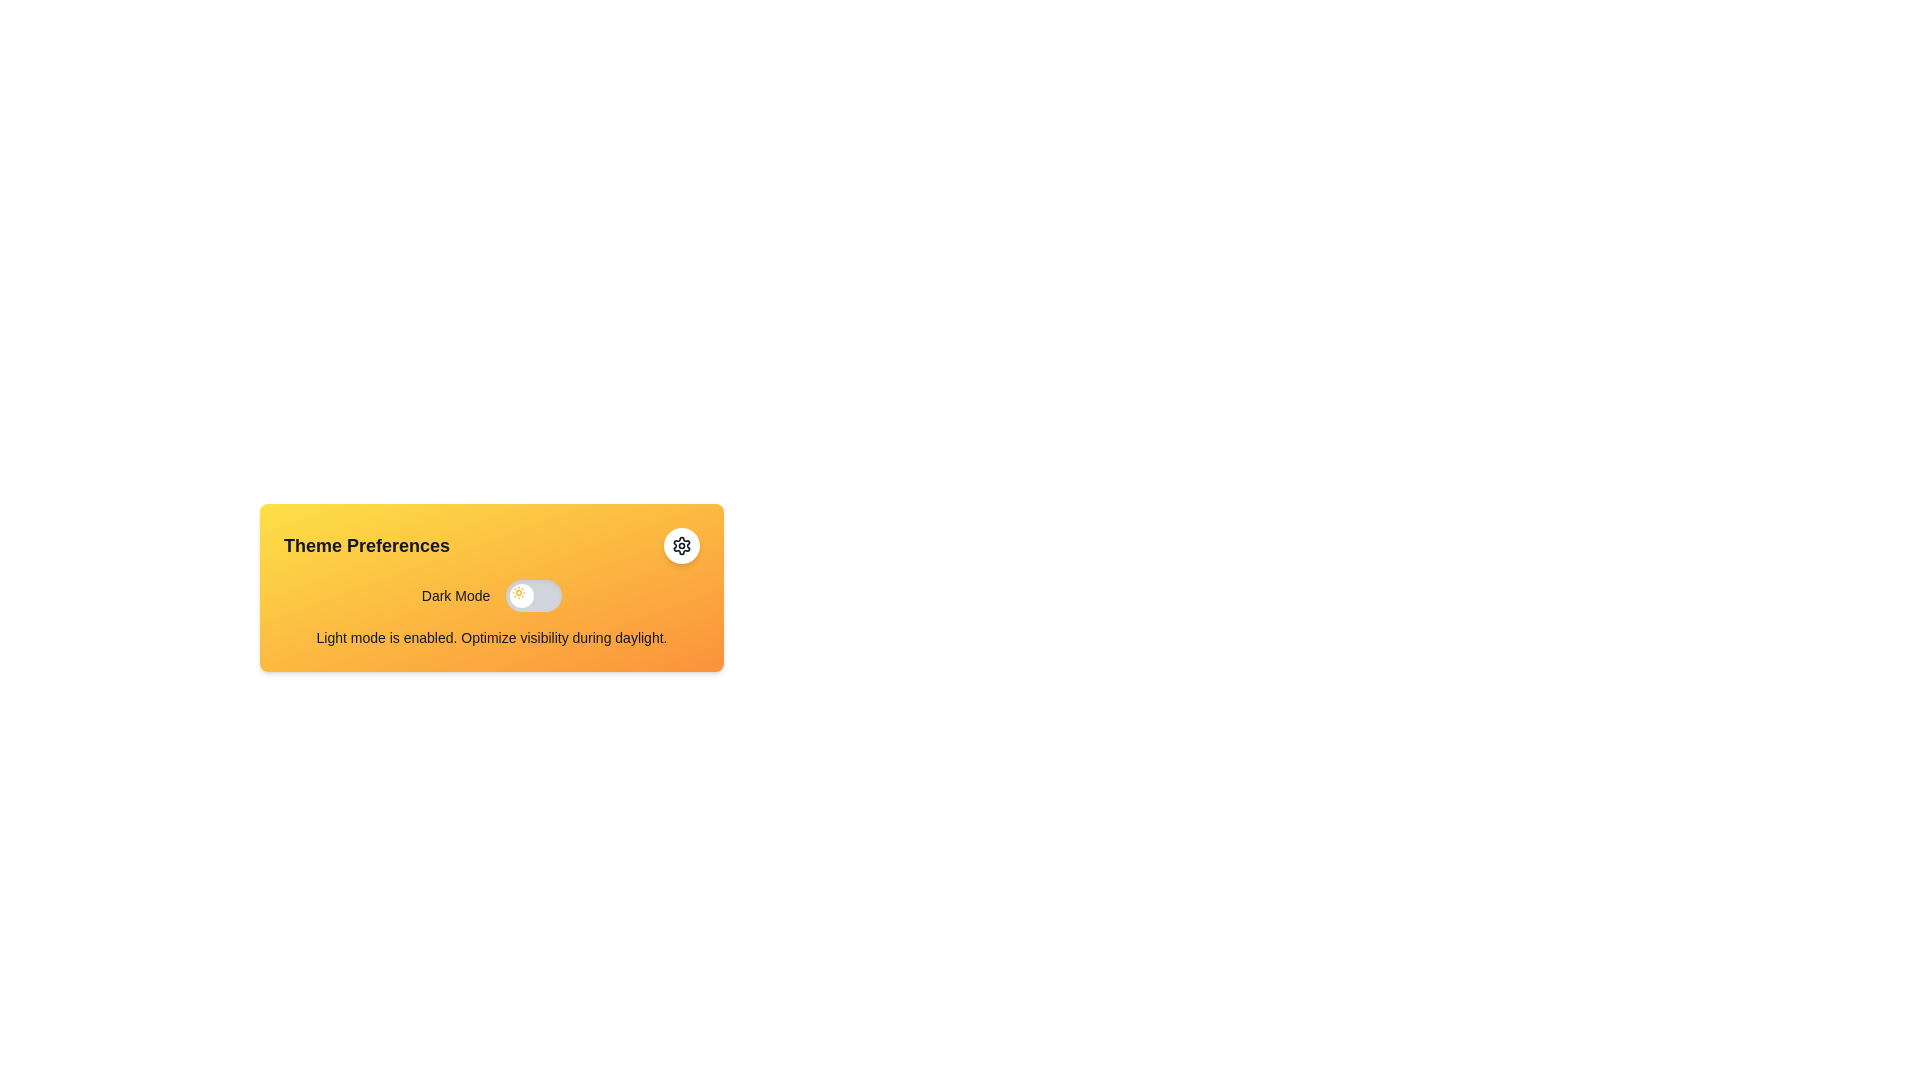  What do you see at coordinates (491, 637) in the screenshot?
I see `the informational text block that states 'Light mode is enabled. Optimize visibility during daylight.' located at the bottom of the 'Theme Preferences' card` at bounding box center [491, 637].